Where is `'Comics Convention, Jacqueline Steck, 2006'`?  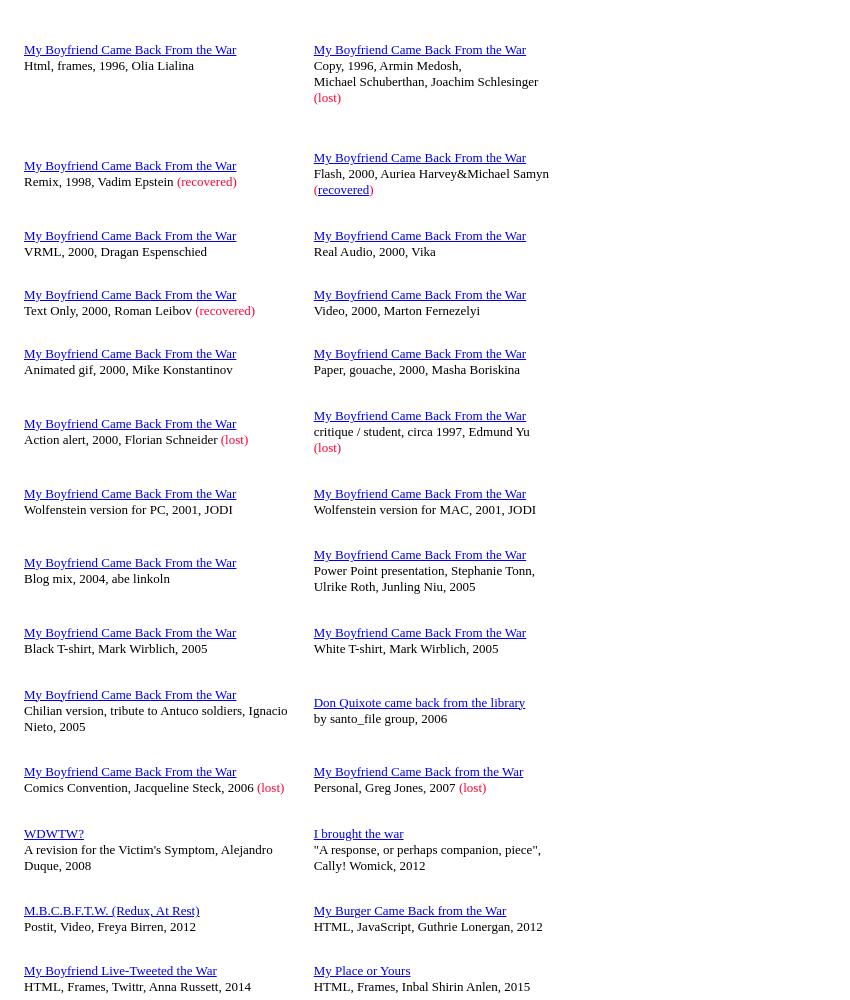 'Comics Convention, Jacqueline Steck, 2006' is located at coordinates (139, 787).